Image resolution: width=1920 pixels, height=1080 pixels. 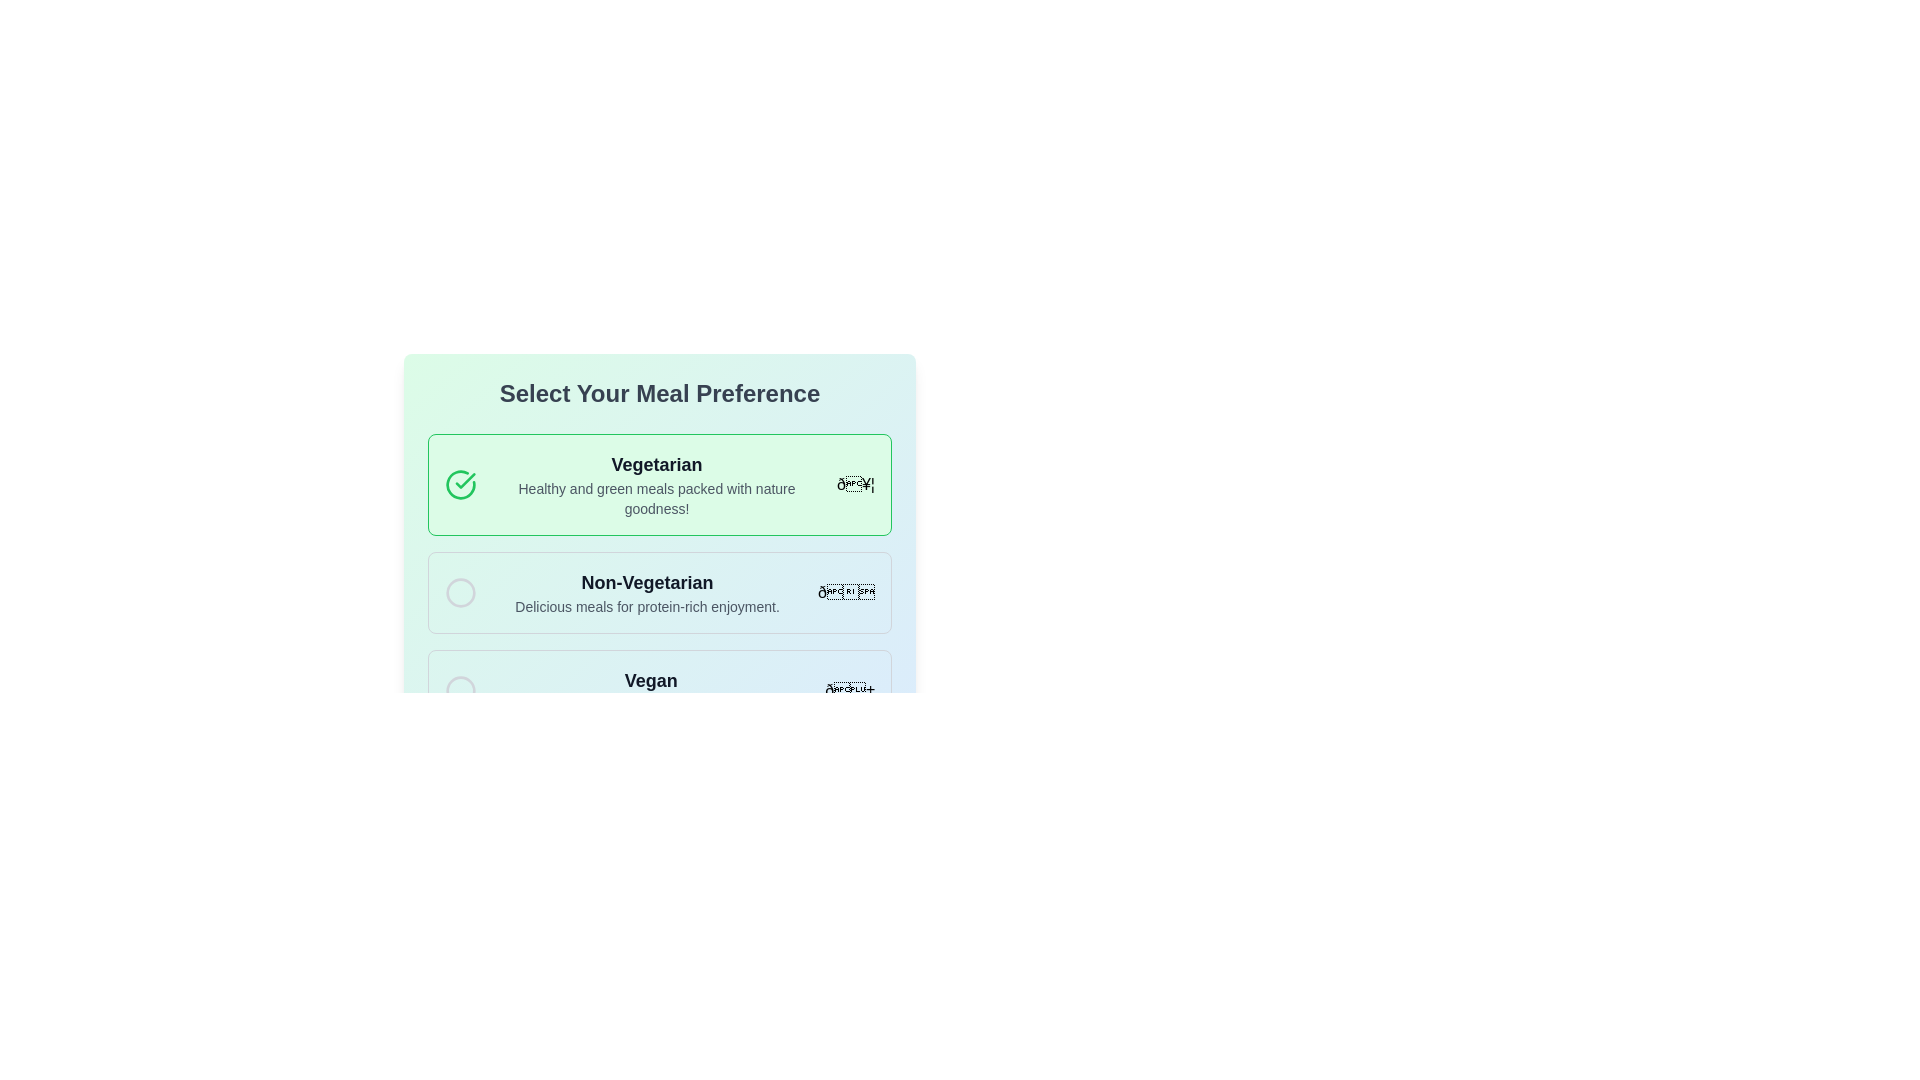 I want to click on the 'Vegetarian' meal preference text block, which is centrally located within the first option of the selection list, accompanied by a green checkmark on the left and an icon on the right, so click(x=657, y=485).